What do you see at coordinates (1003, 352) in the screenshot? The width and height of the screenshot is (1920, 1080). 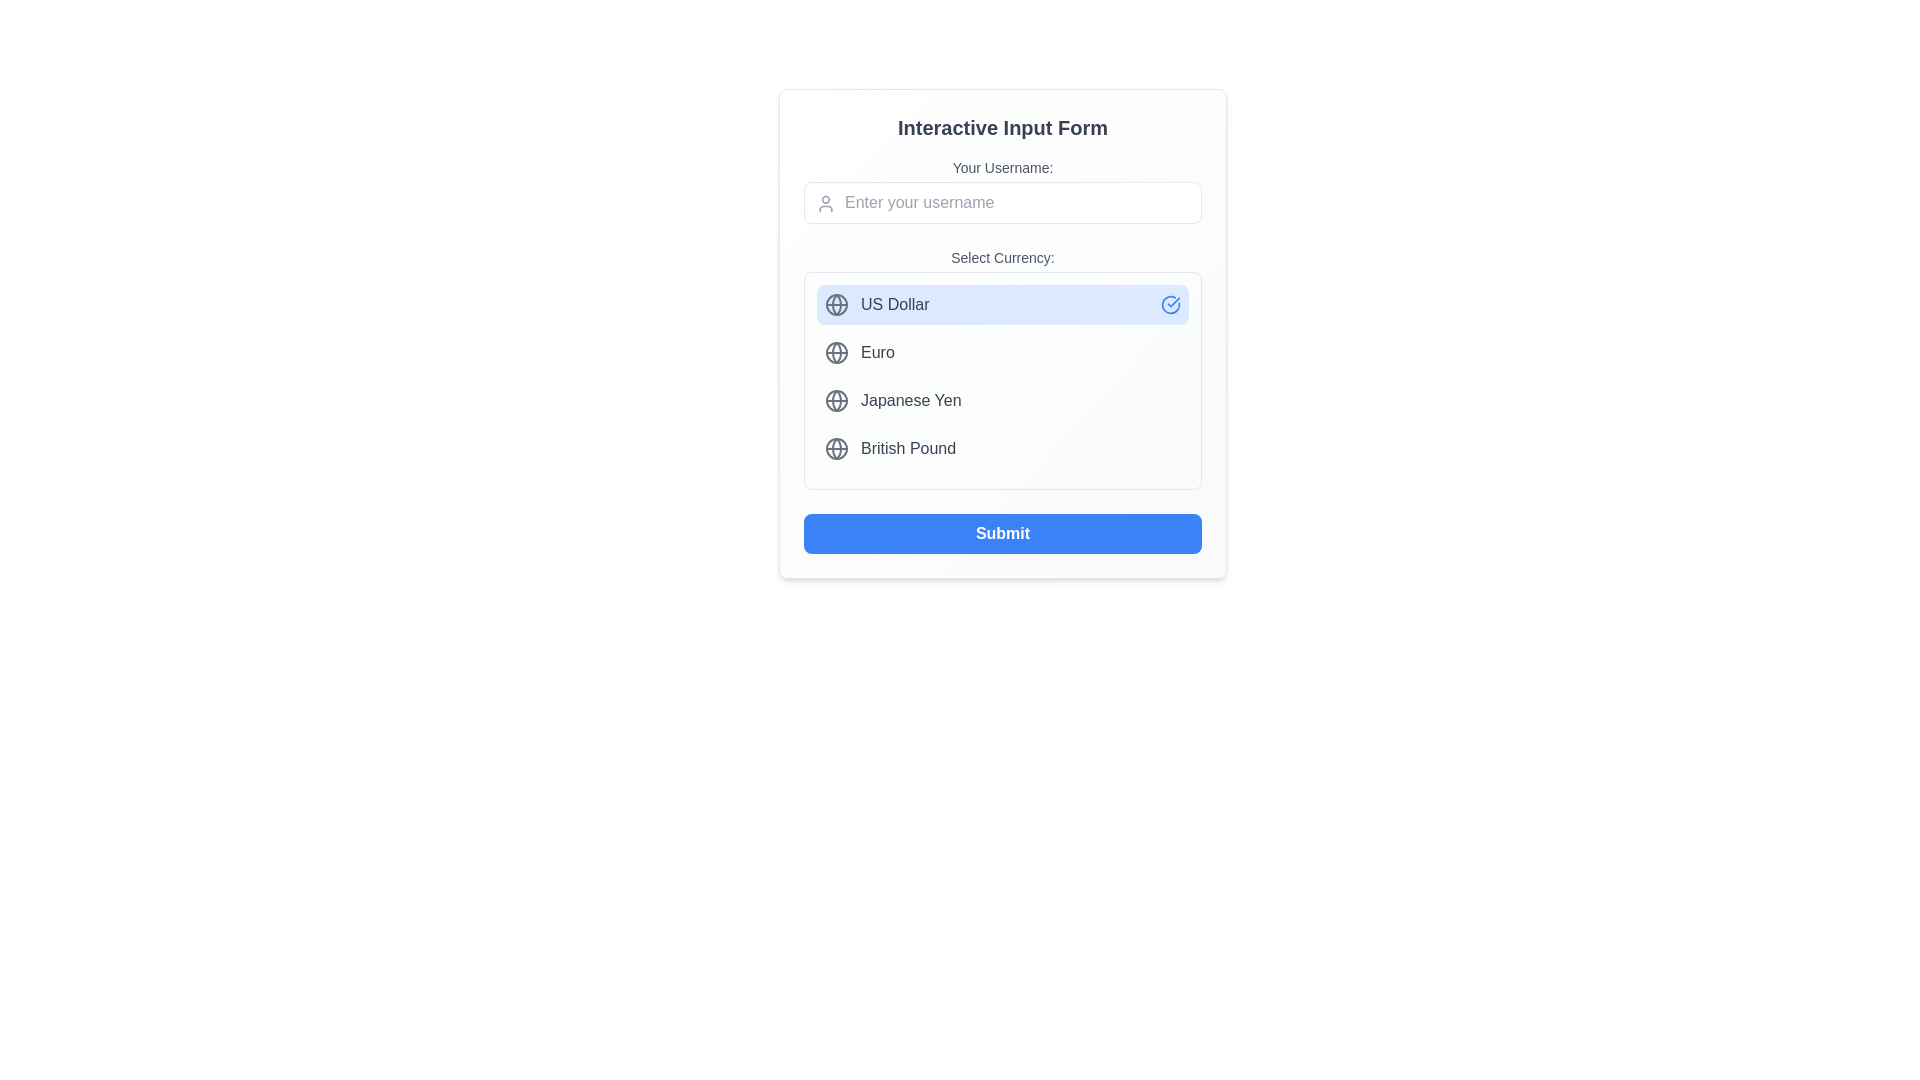 I see `the 'Euro' currency option in the currency selection menu, which is the second selectable item in the list, located below 'US Dollar' and above 'Japanese Yen'` at bounding box center [1003, 352].